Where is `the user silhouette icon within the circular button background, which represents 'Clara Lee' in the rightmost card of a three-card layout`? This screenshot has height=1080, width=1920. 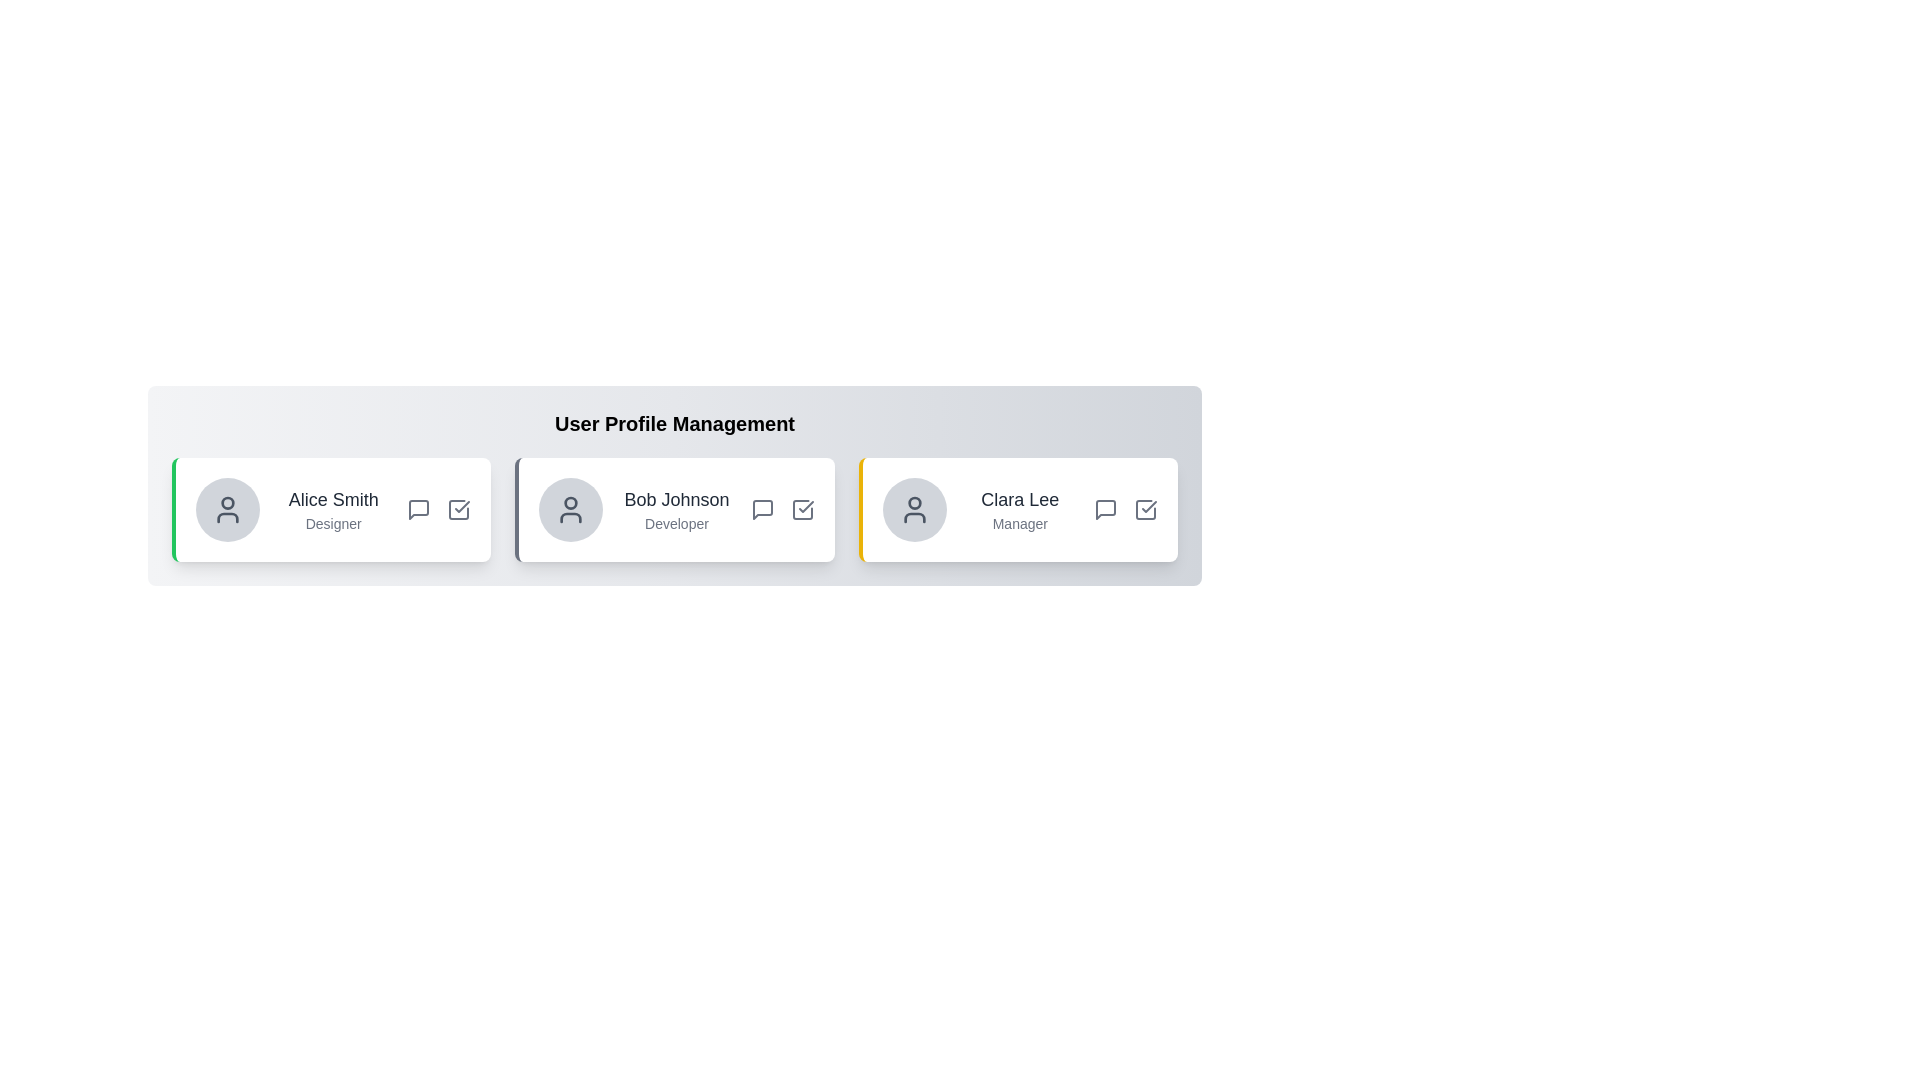 the user silhouette icon within the circular button background, which represents 'Clara Lee' in the rightmost card of a three-card layout is located at coordinates (913, 508).